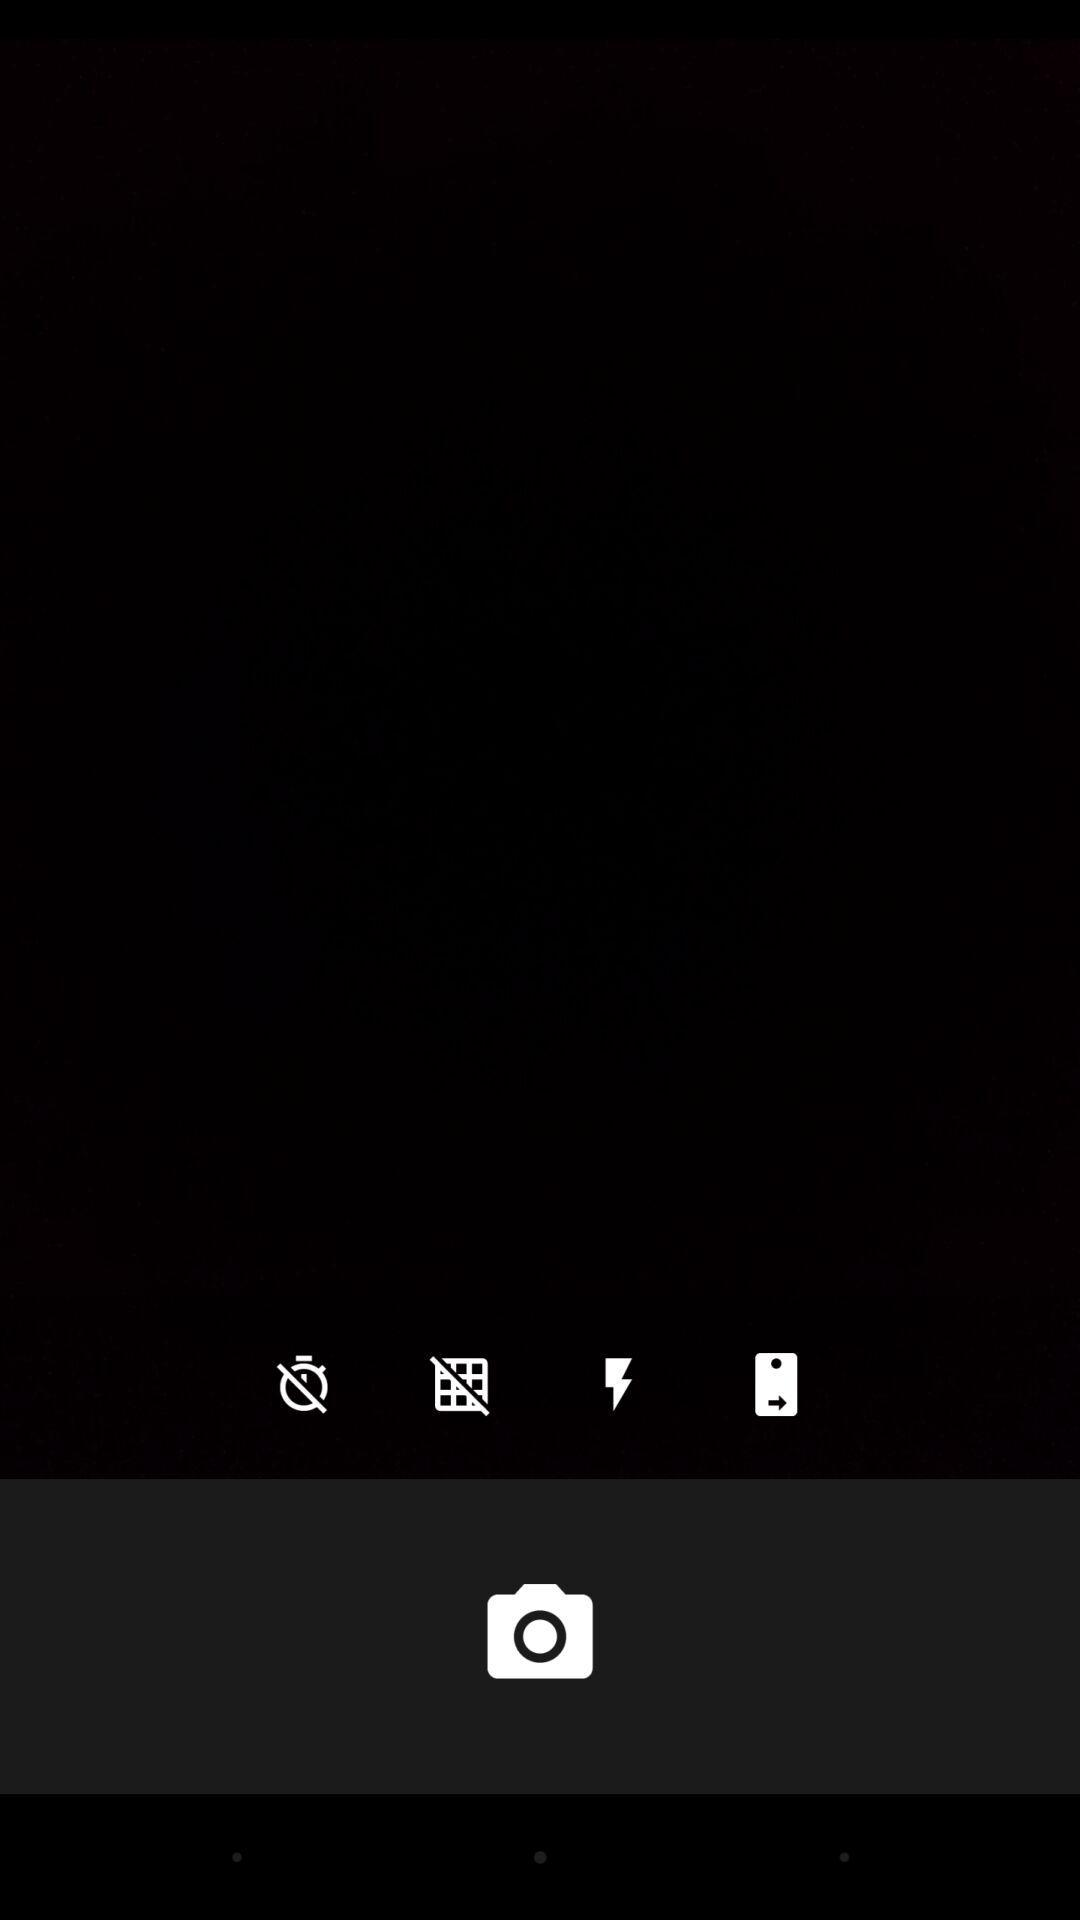  Describe the element at coordinates (775, 1383) in the screenshot. I see `the item at the bottom right corner` at that location.